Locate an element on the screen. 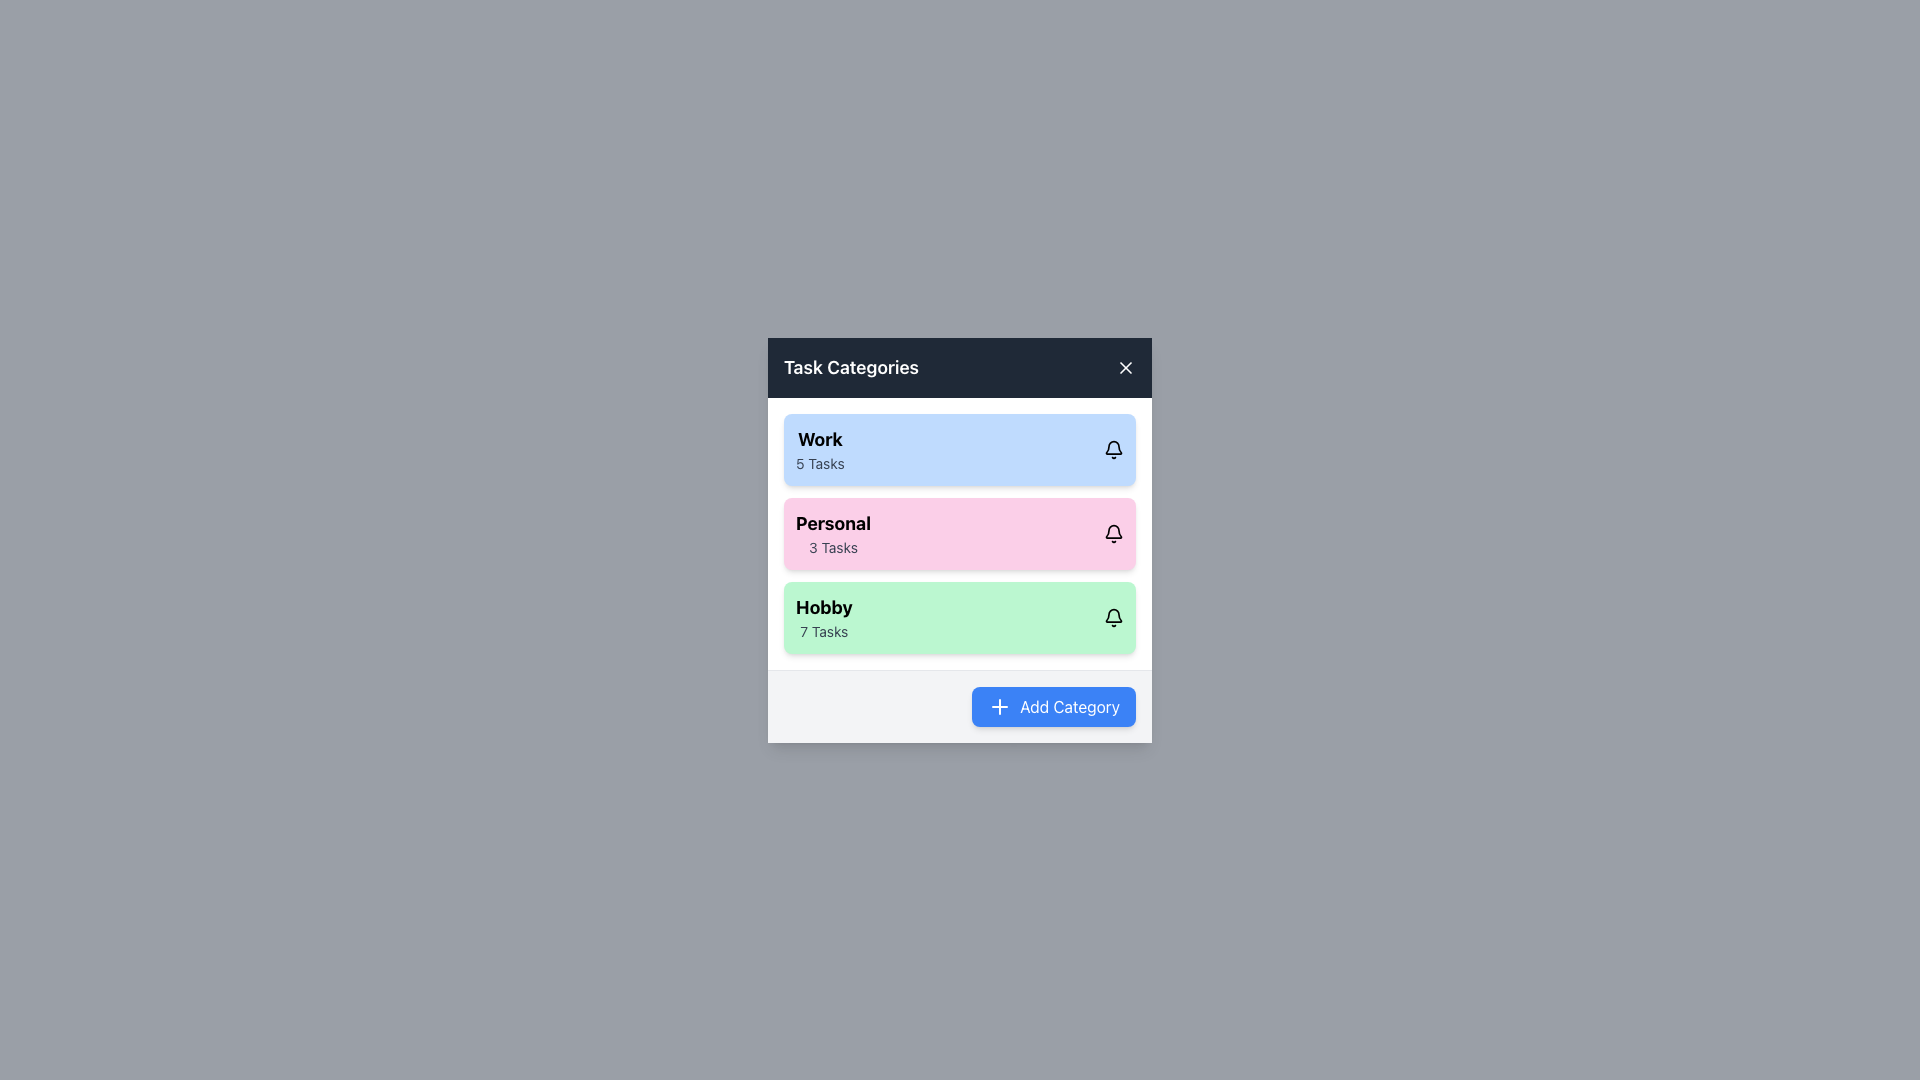  the Close Icon located in the top-right corner of the dark header bar is located at coordinates (1126, 367).